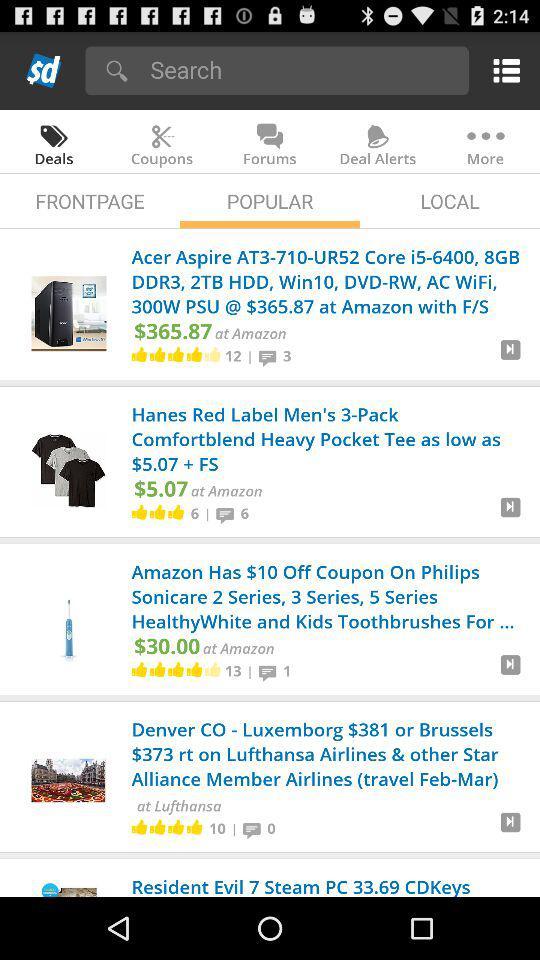 The height and width of the screenshot is (960, 540). Describe the element at coordinates (510, 514) in the screenshot. I see `to view` at that location.